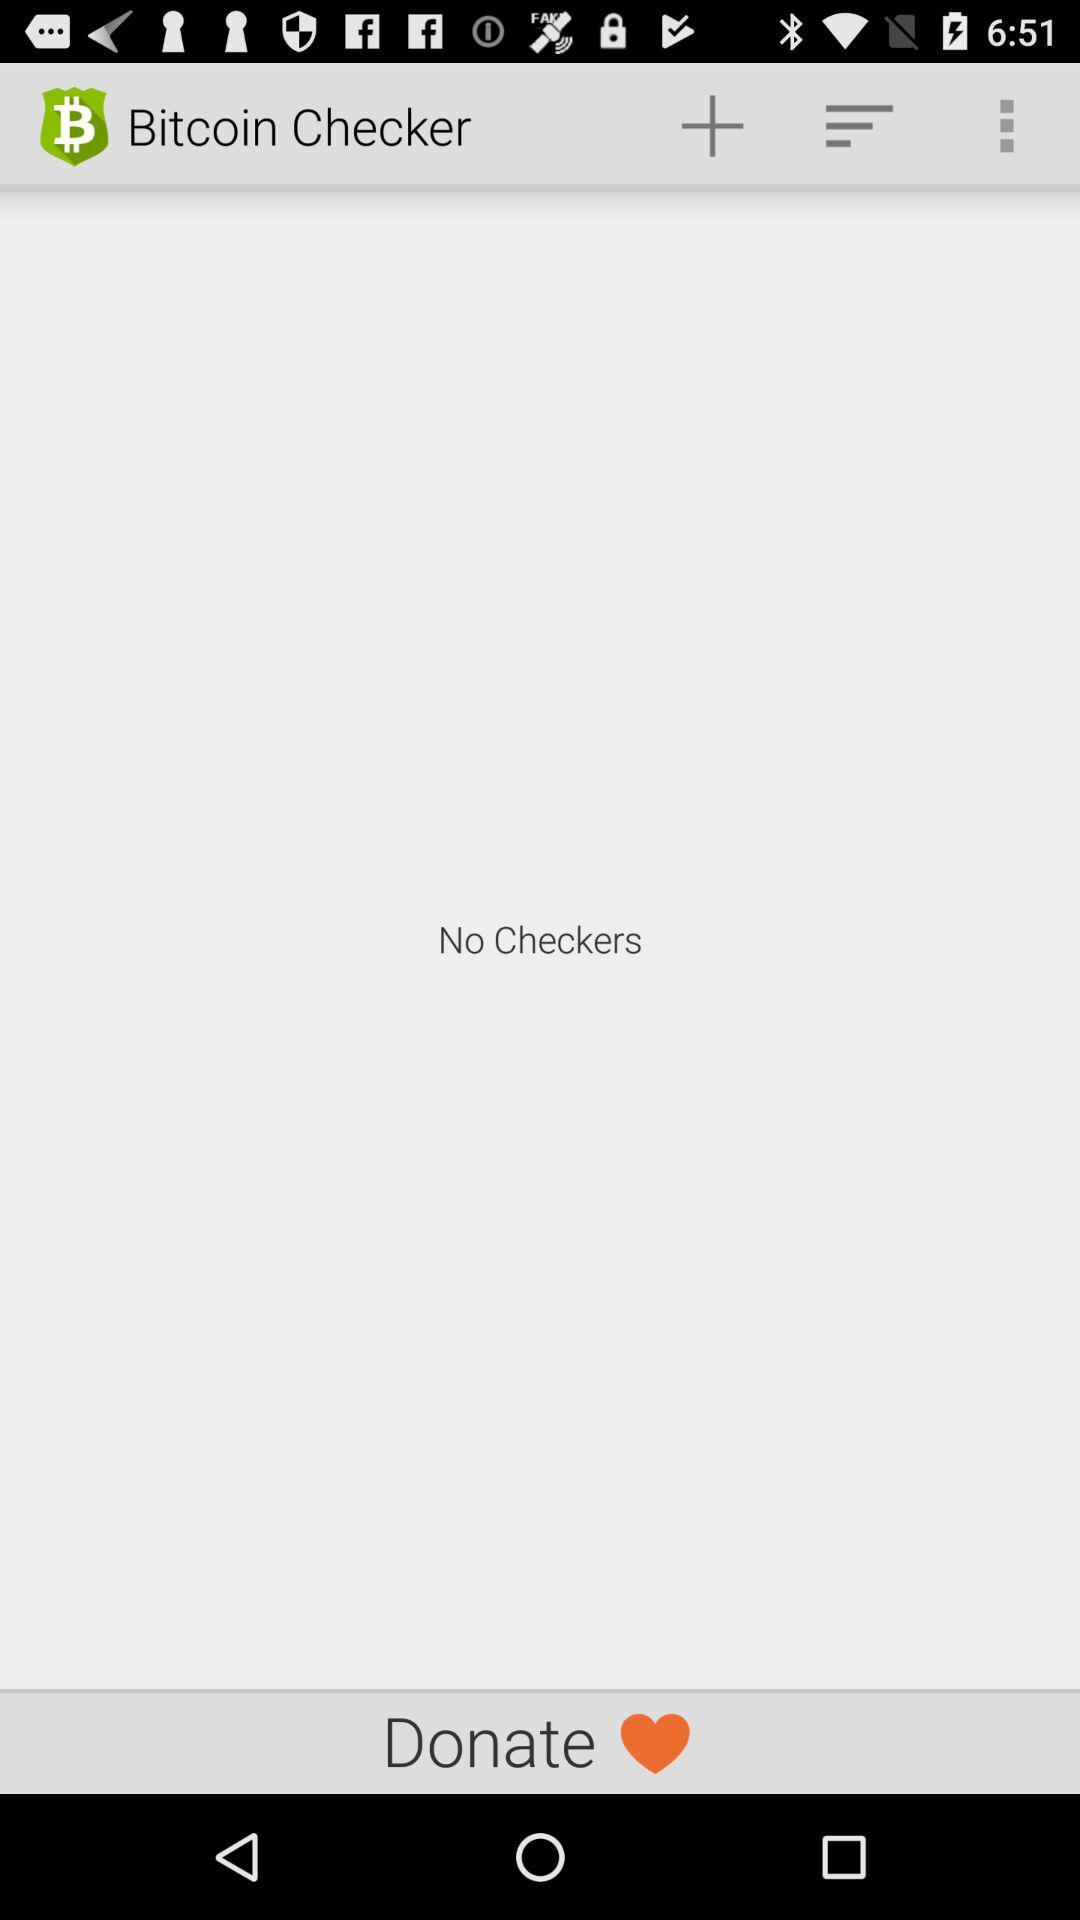  Describe the element at coordinates (540, 1740) in the screenshot. I see `the item below the no checkers icon` at that location.